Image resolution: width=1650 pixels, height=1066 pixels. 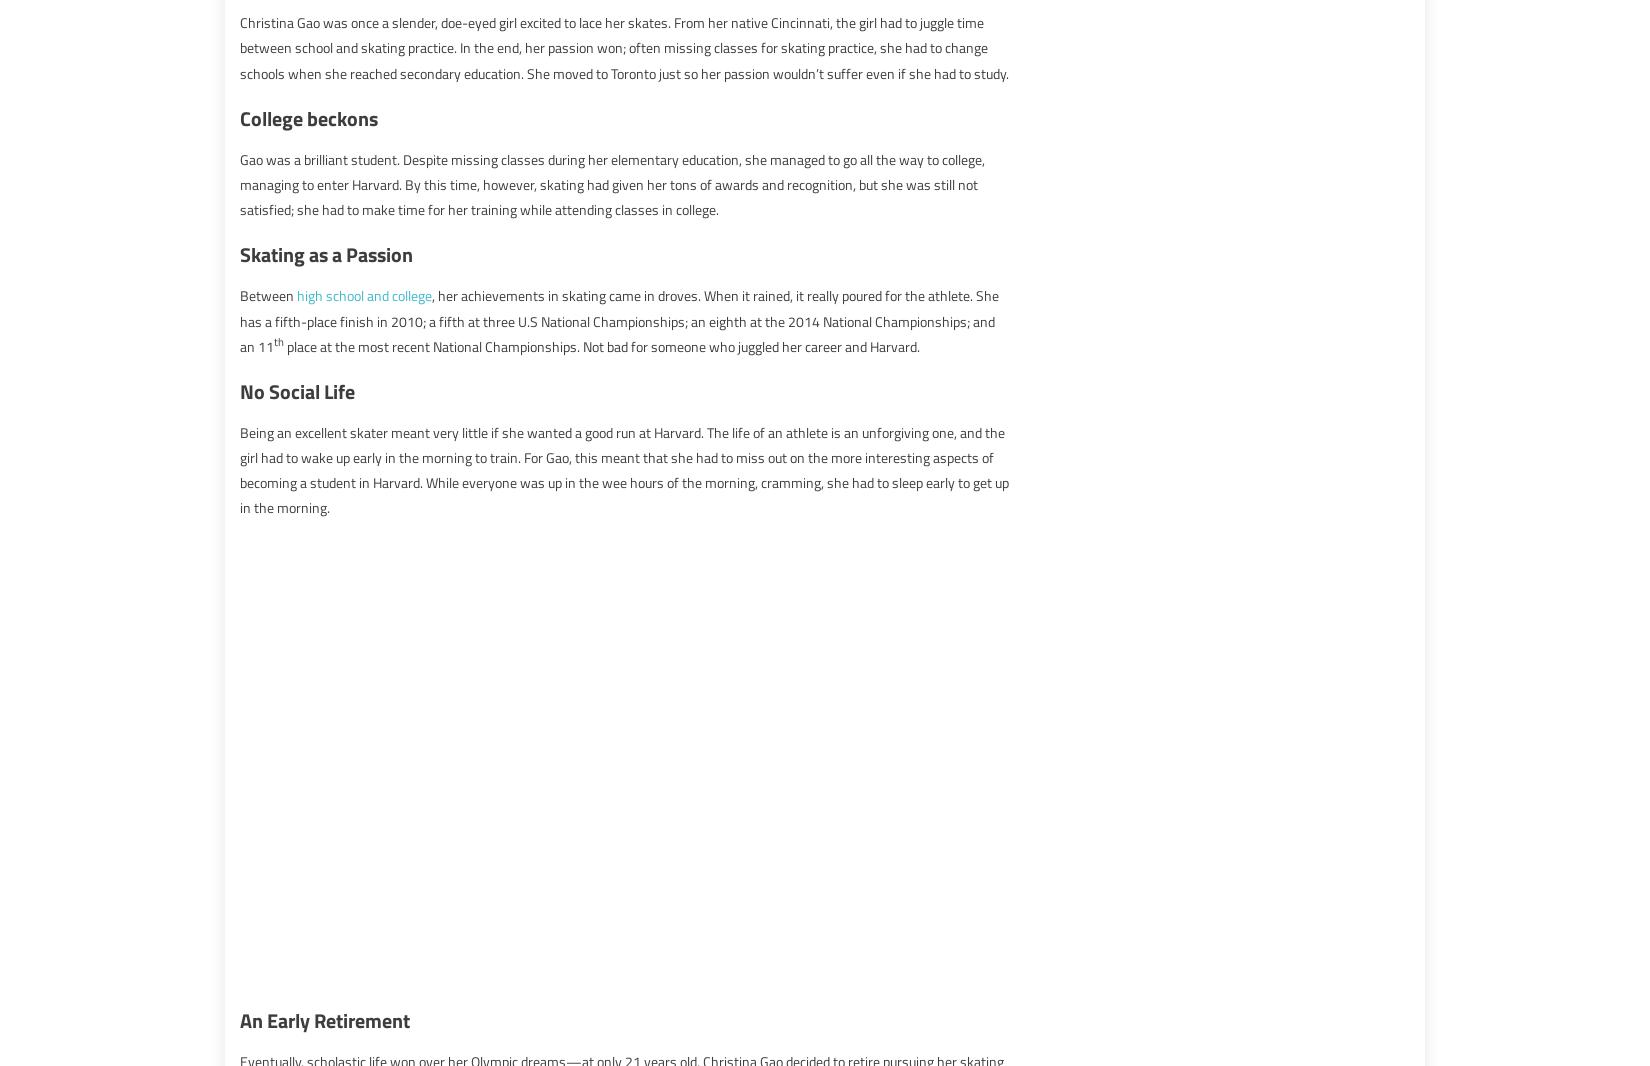 What do you see at coordinates (240, 1019) in the screenshot?
I see `'An Early Retirement'` at bounding box center [240, 1019].